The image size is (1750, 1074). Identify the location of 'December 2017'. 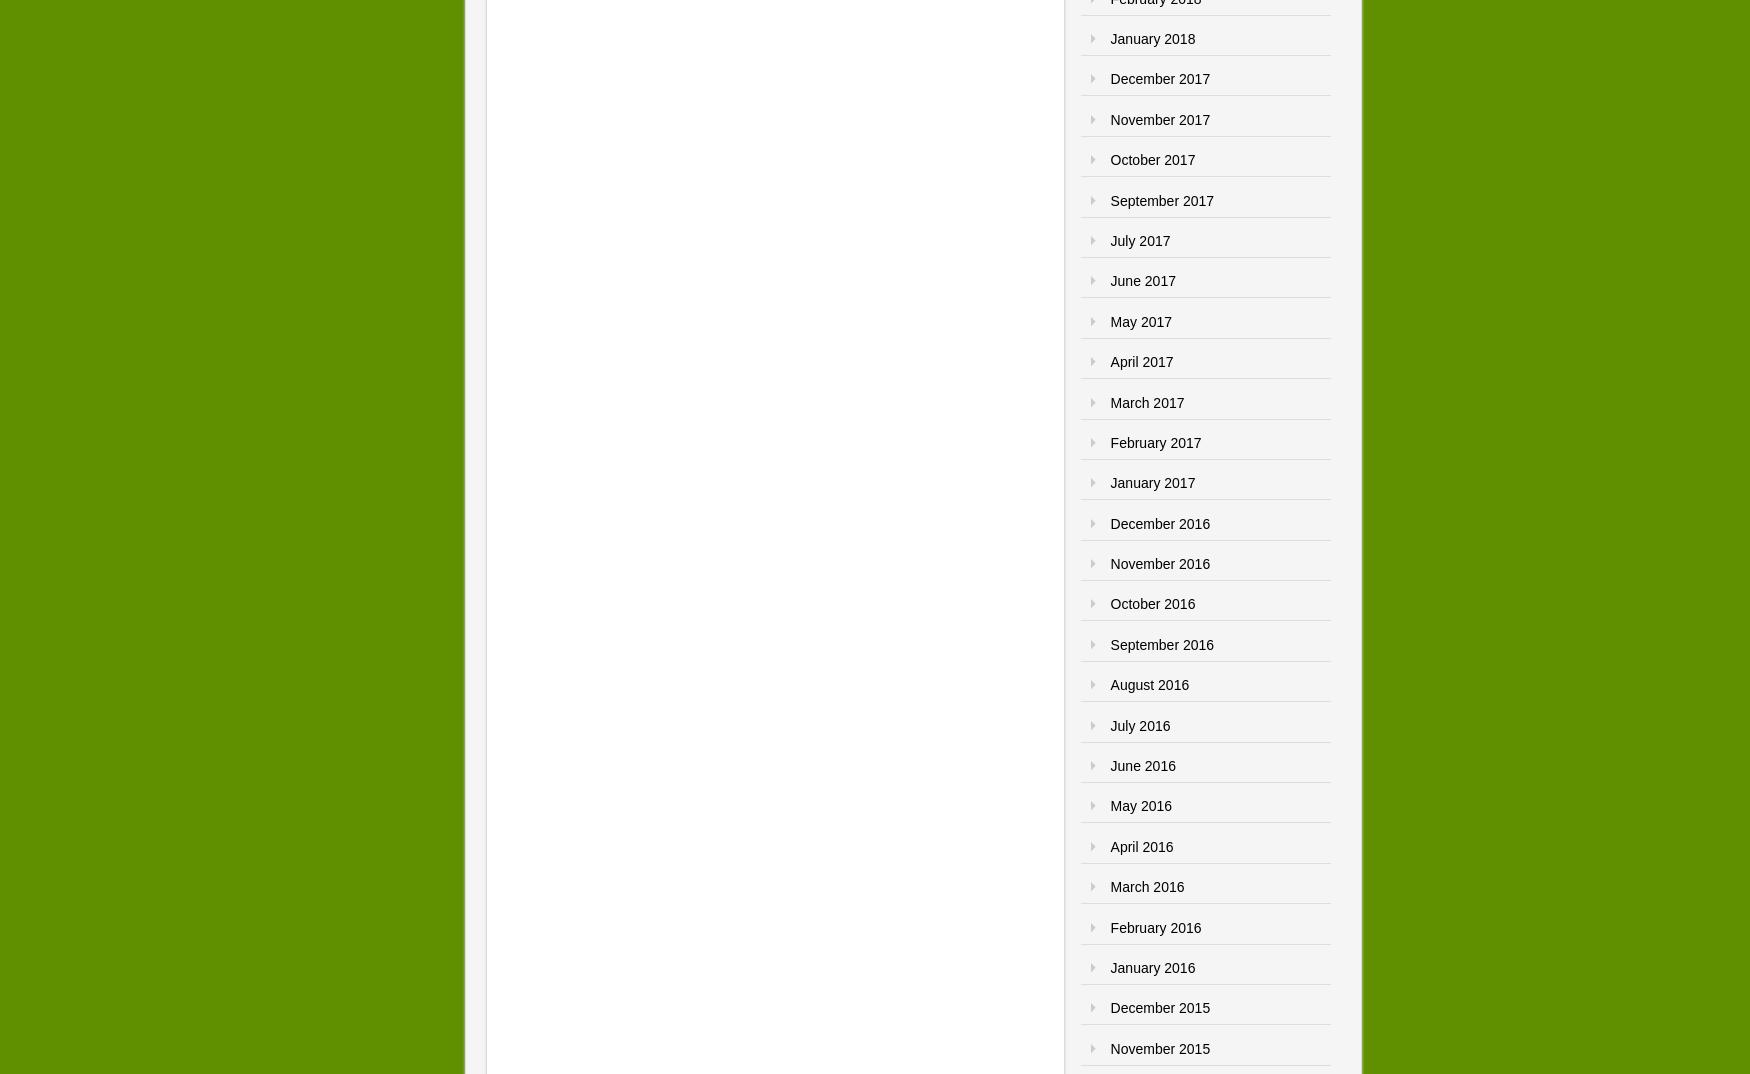
(1159, 79).